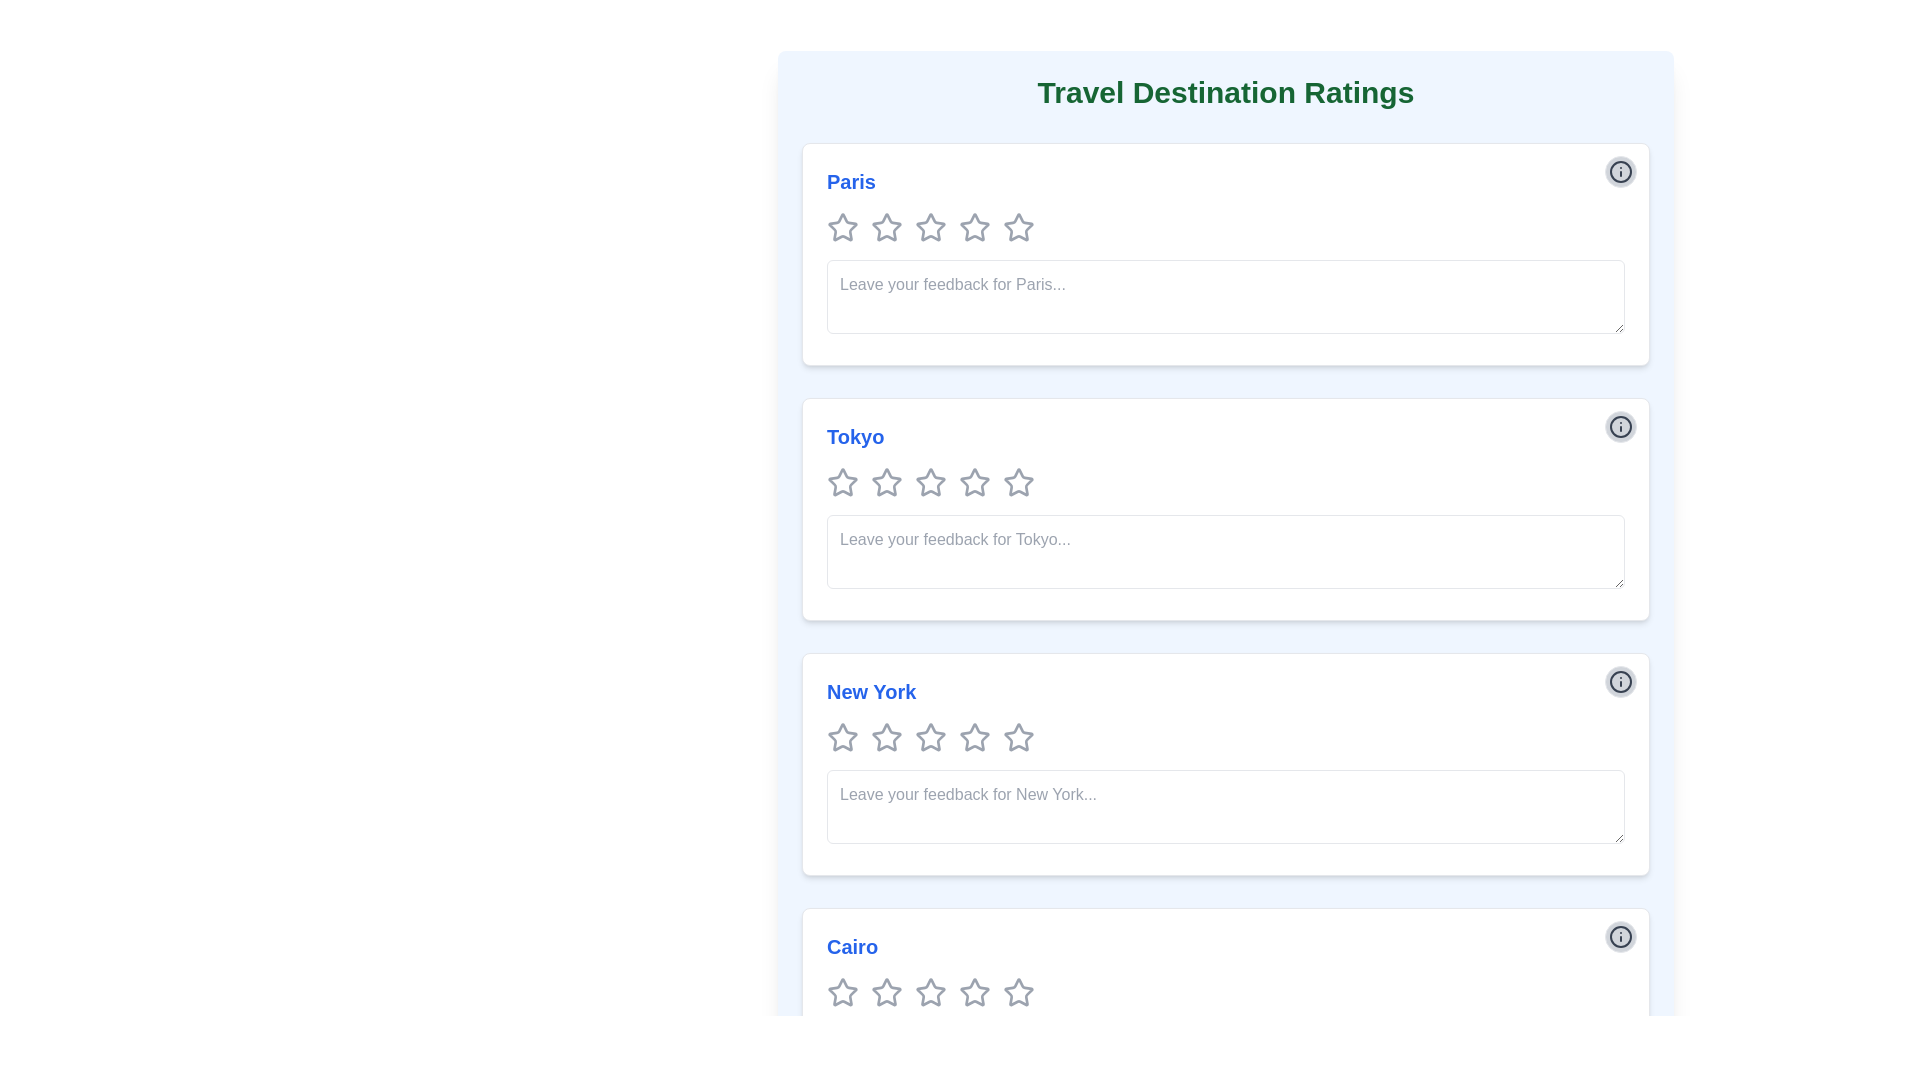  What do you see at coordinates (1621, 937) in the screenshot?
I see `the informational button located in the top-right corner of the white card labeled 'Cairo'` at bounding box center [1621, 937].